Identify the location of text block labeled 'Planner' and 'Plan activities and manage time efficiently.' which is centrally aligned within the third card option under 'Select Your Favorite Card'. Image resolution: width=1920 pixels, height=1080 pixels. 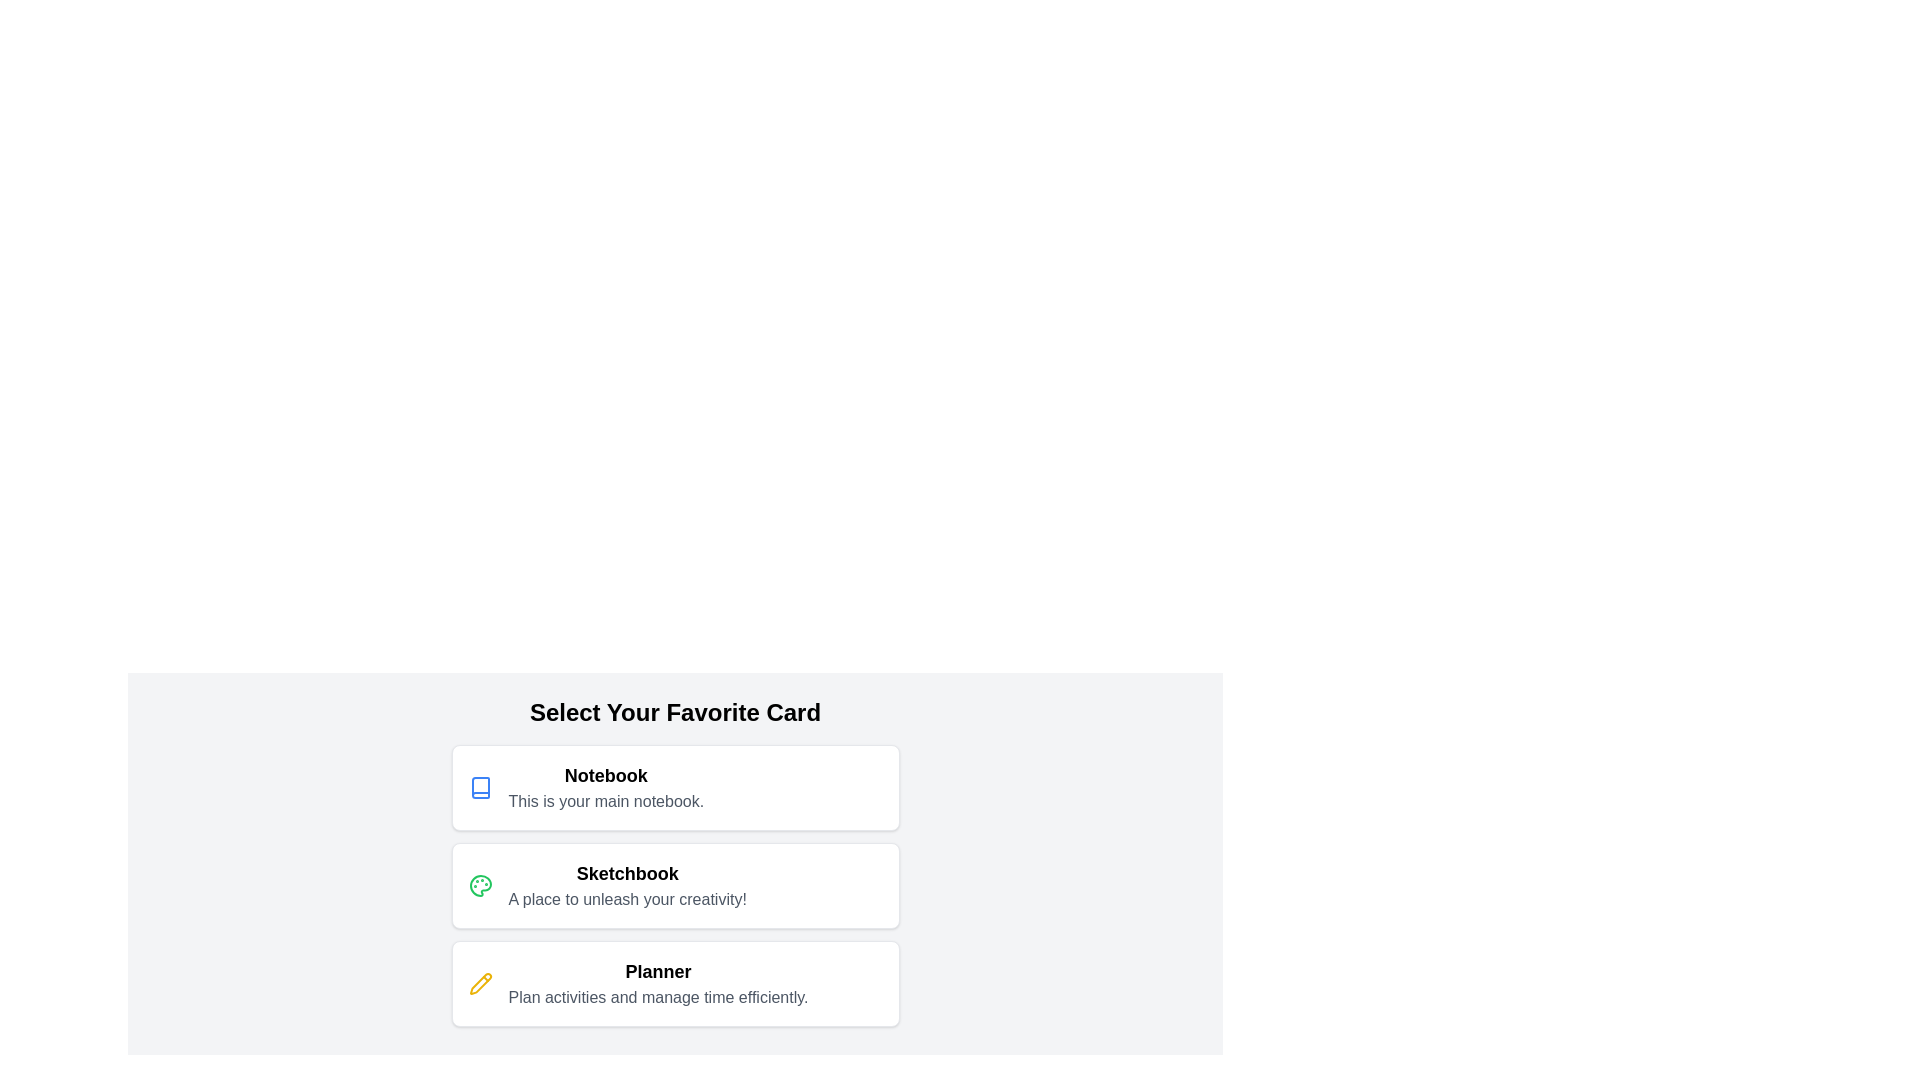
(658, 982).